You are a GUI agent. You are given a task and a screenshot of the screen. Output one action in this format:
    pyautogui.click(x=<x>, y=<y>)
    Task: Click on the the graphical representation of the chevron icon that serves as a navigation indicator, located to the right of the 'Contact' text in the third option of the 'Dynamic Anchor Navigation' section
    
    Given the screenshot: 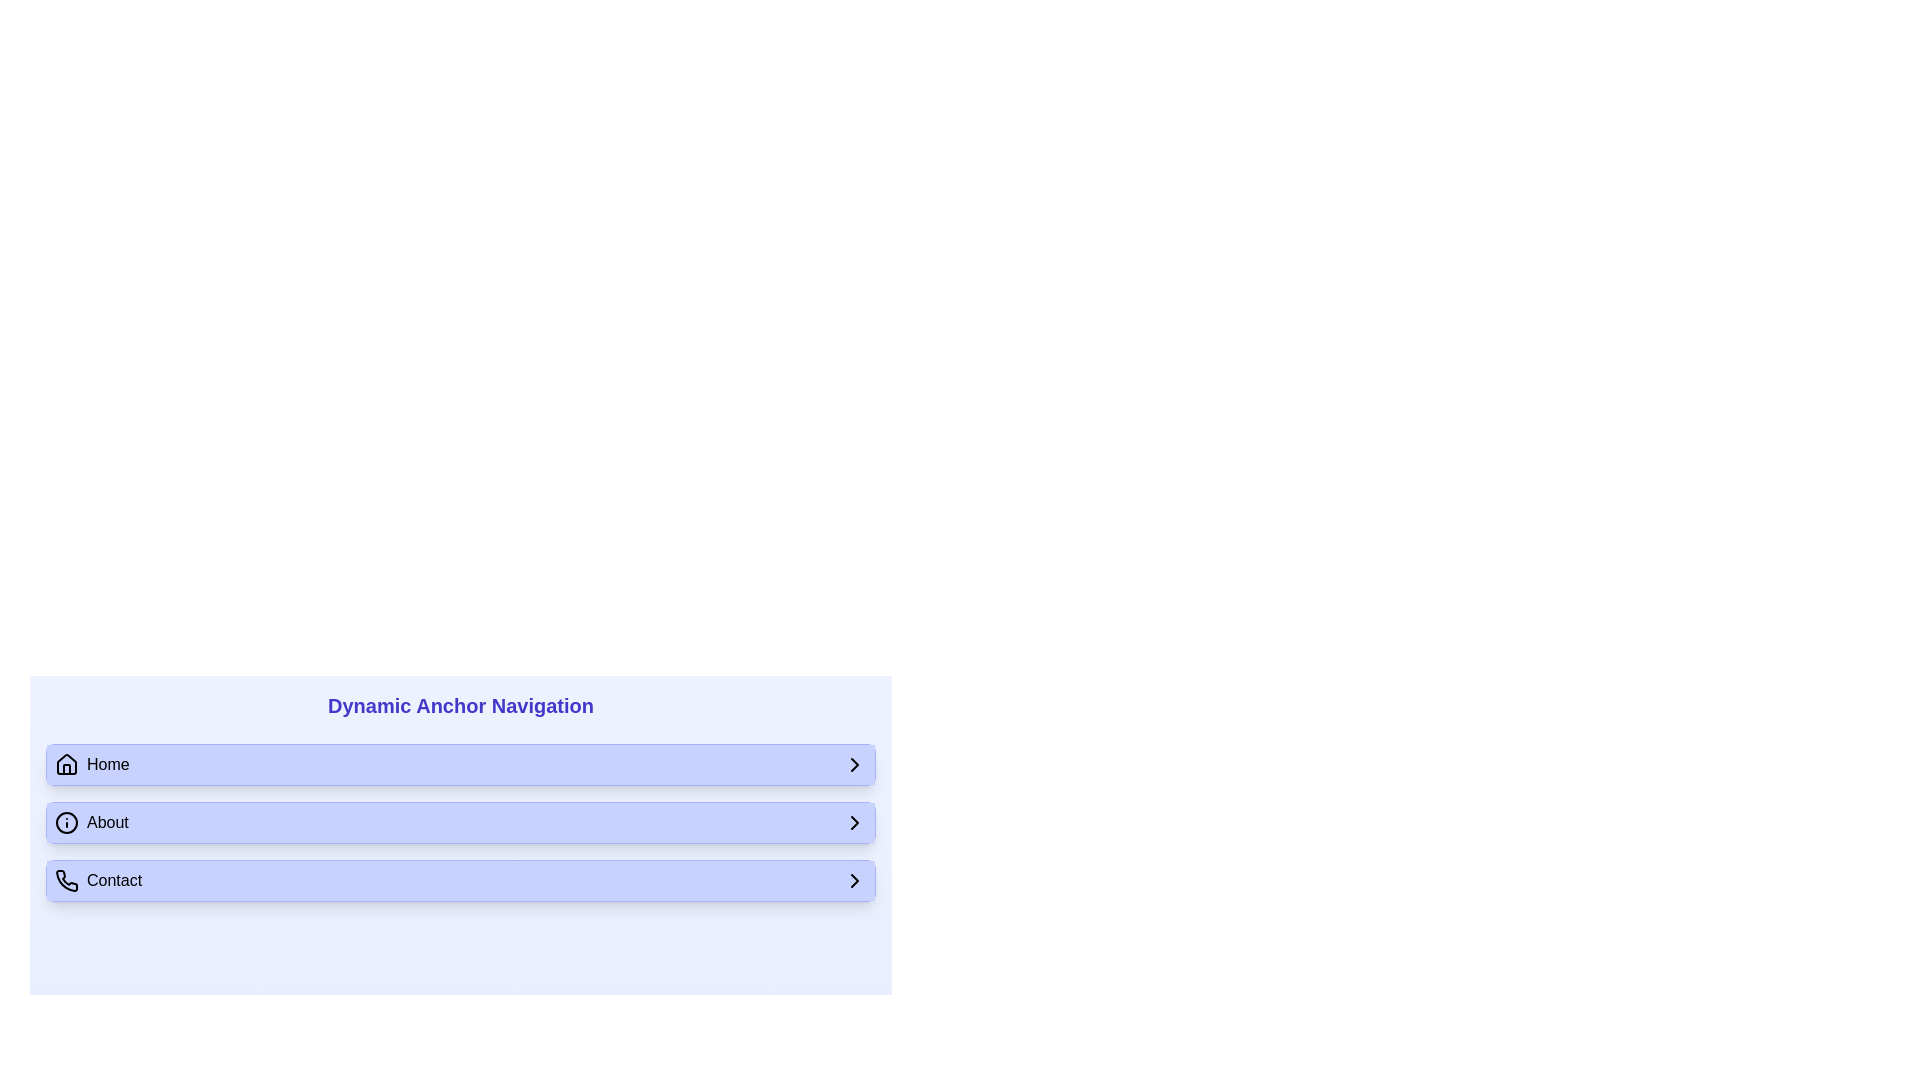 What is the action you would take?
    pyautogui.click(x=854, y=822)
    